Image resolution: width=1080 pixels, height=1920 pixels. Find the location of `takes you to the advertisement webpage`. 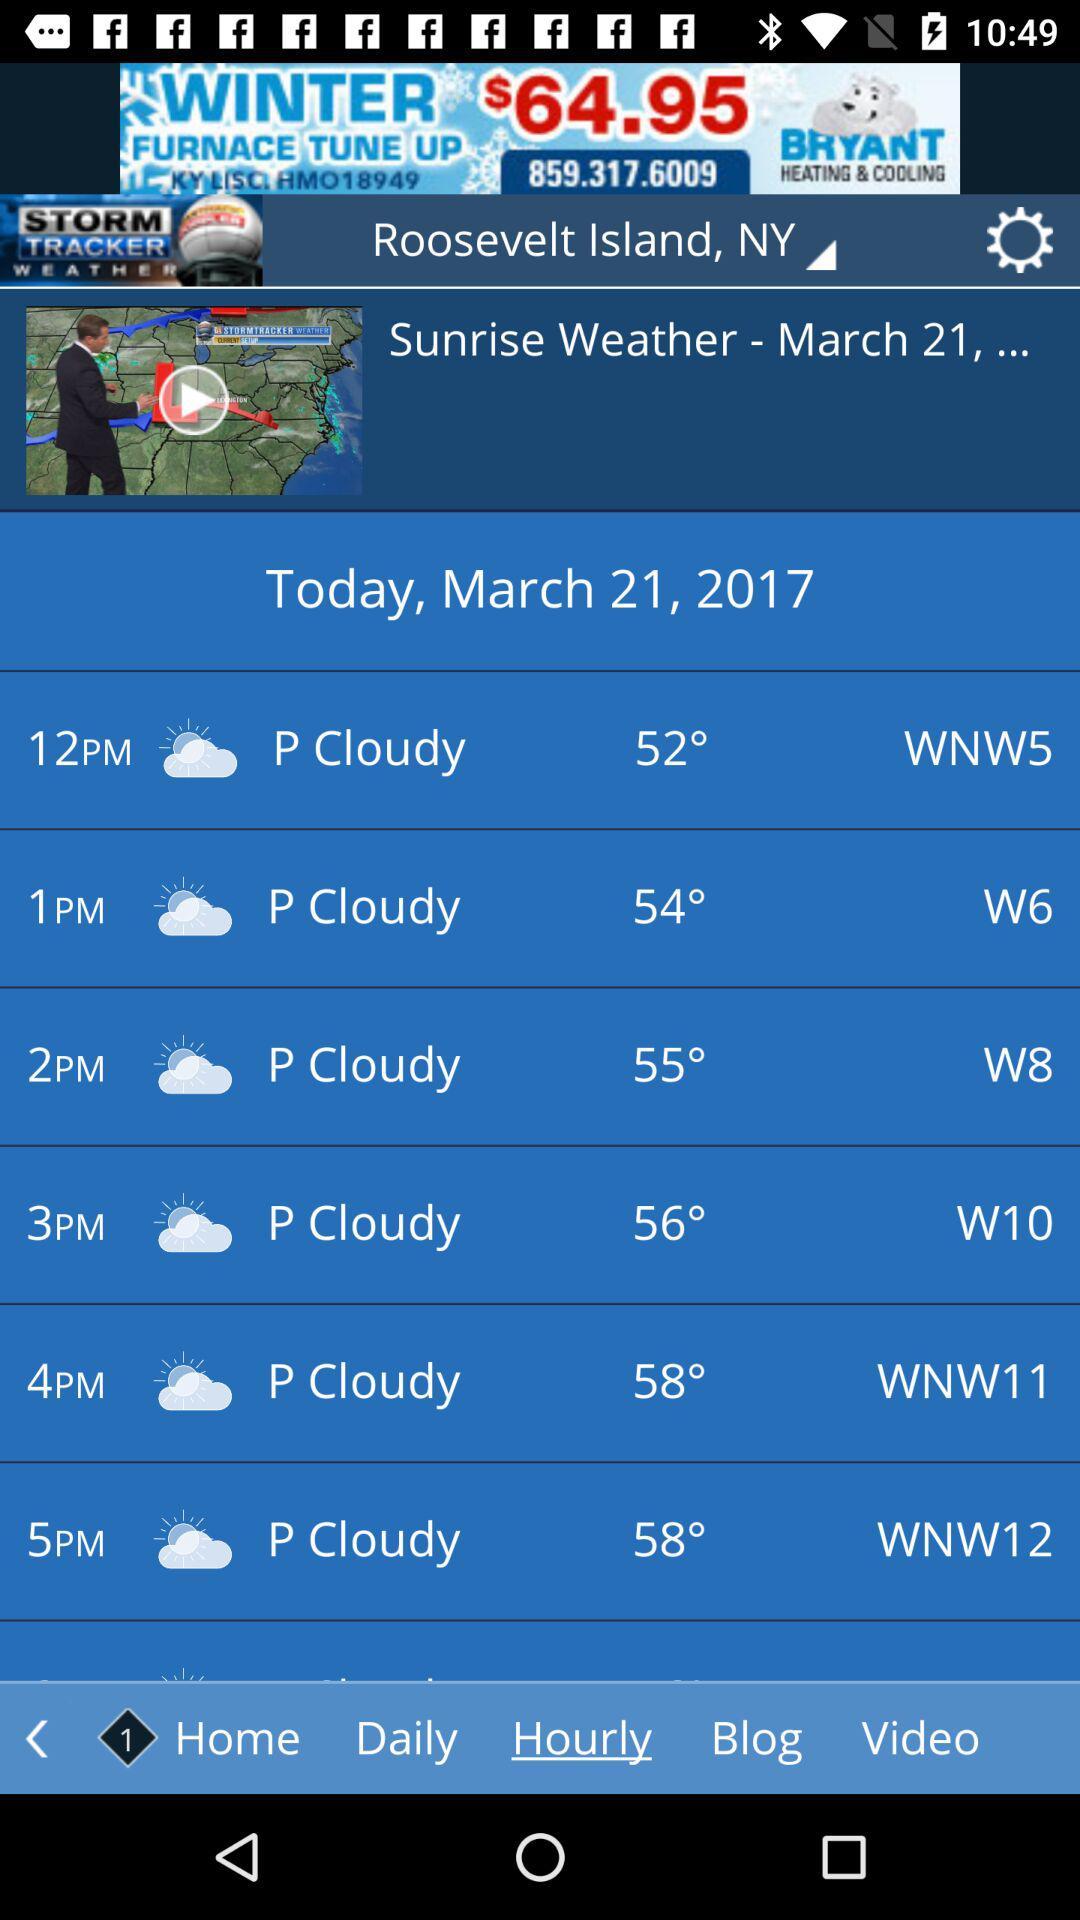

takes you to the advertisement webpage is located at coordinates (540, 127).